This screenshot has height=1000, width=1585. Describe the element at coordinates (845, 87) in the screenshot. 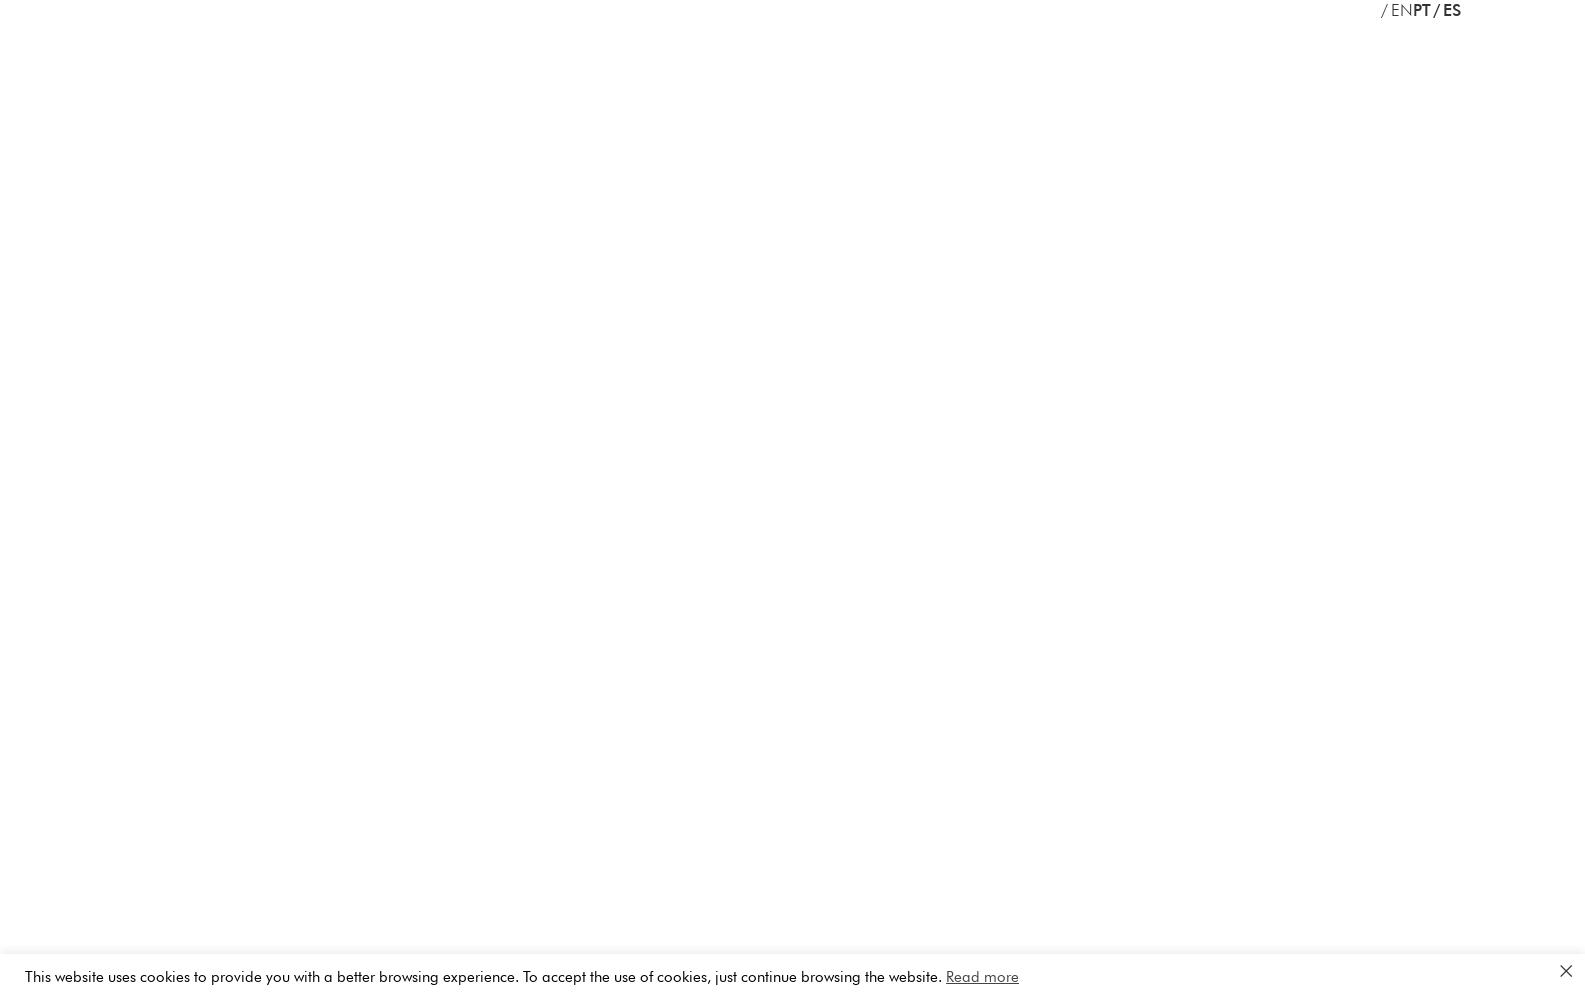

I see `'Password'` at that location.